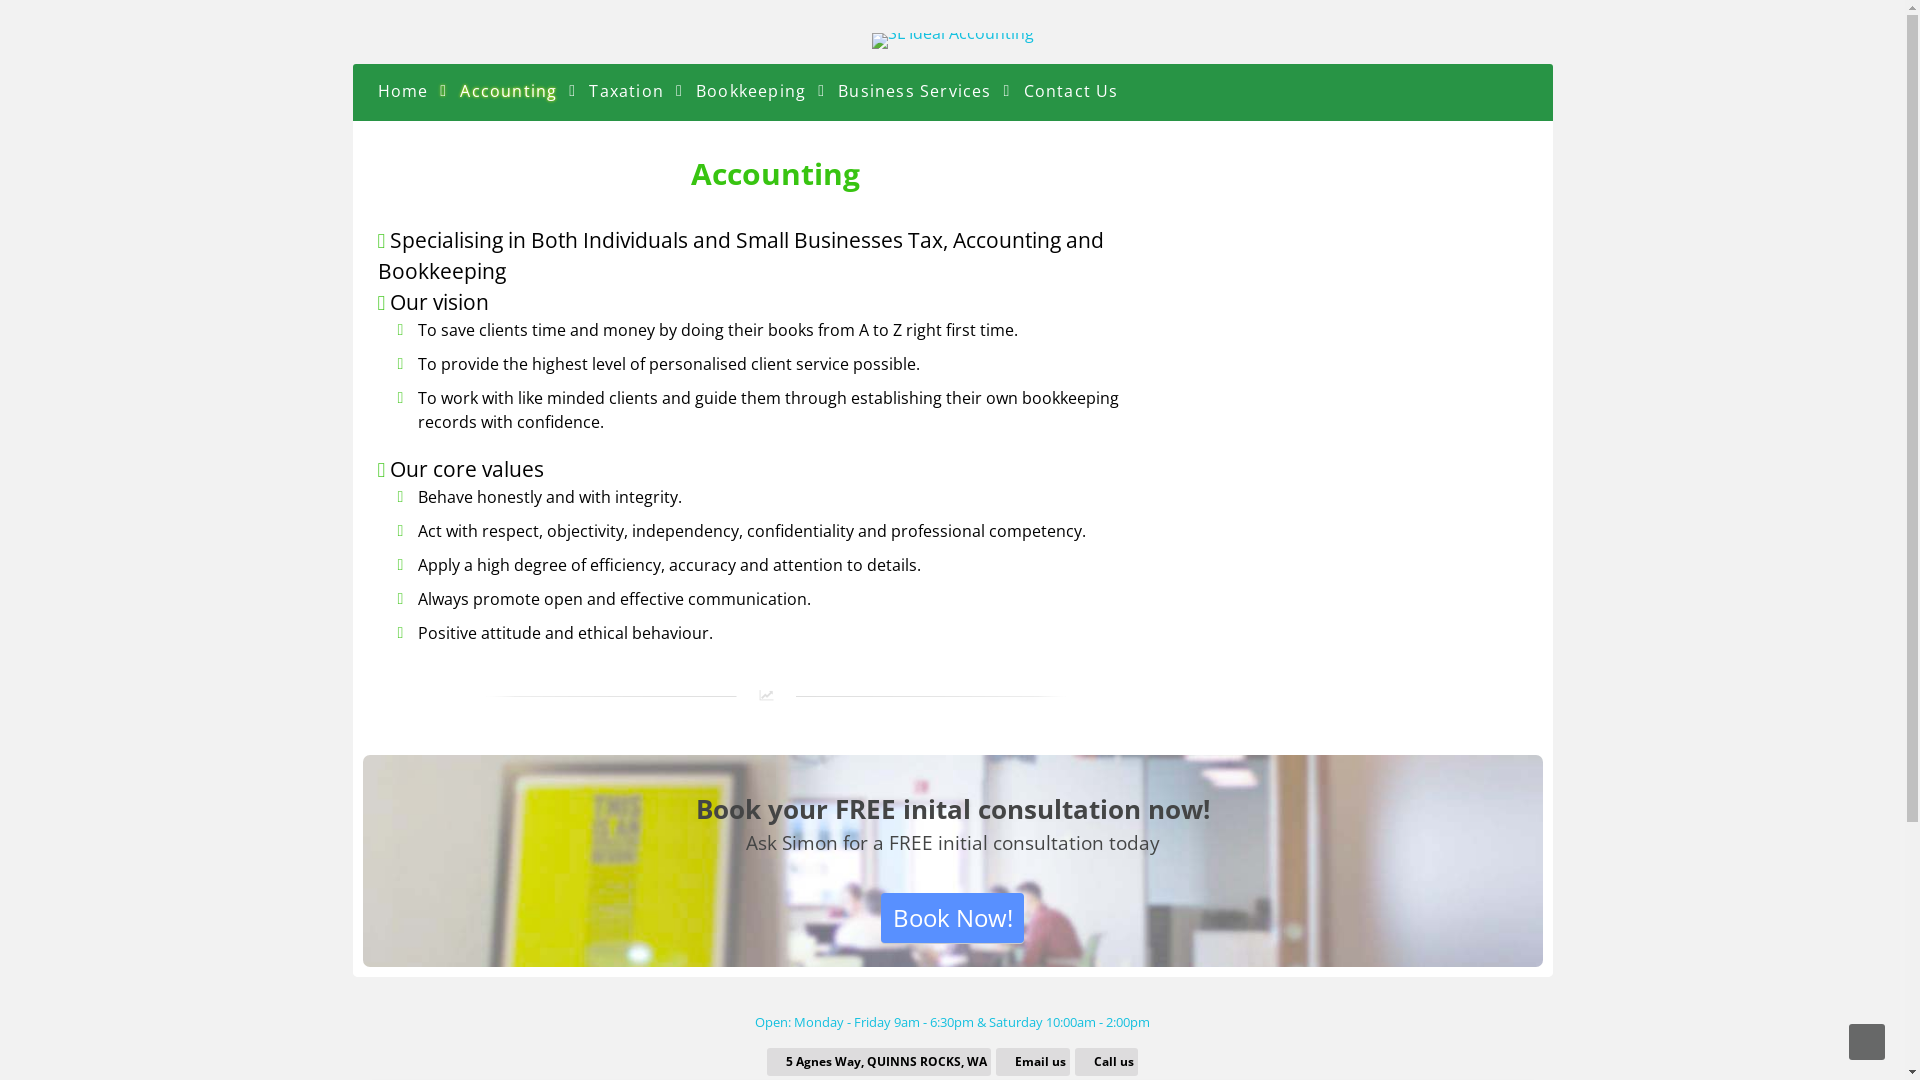  I want to click on 'Book Now!', so click(880, 918).